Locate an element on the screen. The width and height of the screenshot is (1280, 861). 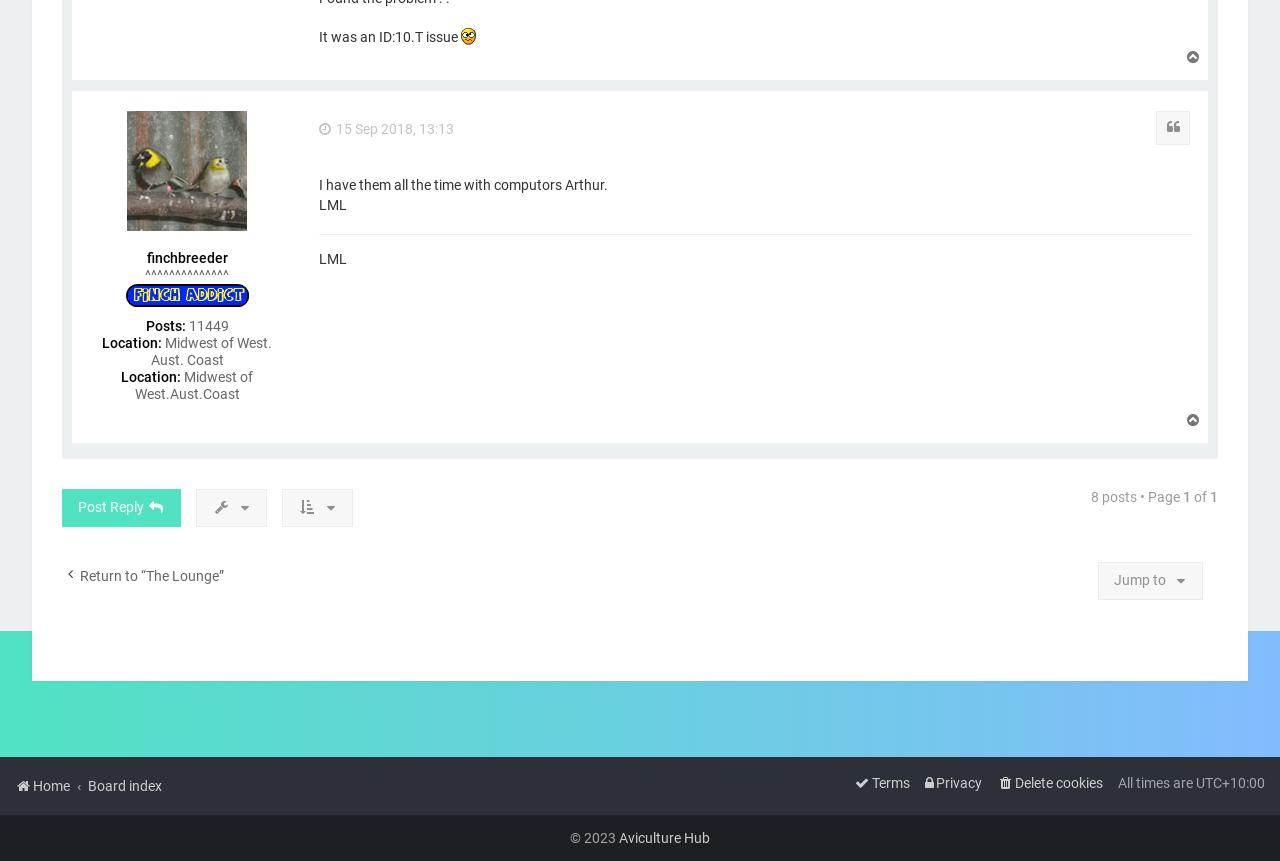
'Aviculture Hub' is located at coordinates (664, 835).